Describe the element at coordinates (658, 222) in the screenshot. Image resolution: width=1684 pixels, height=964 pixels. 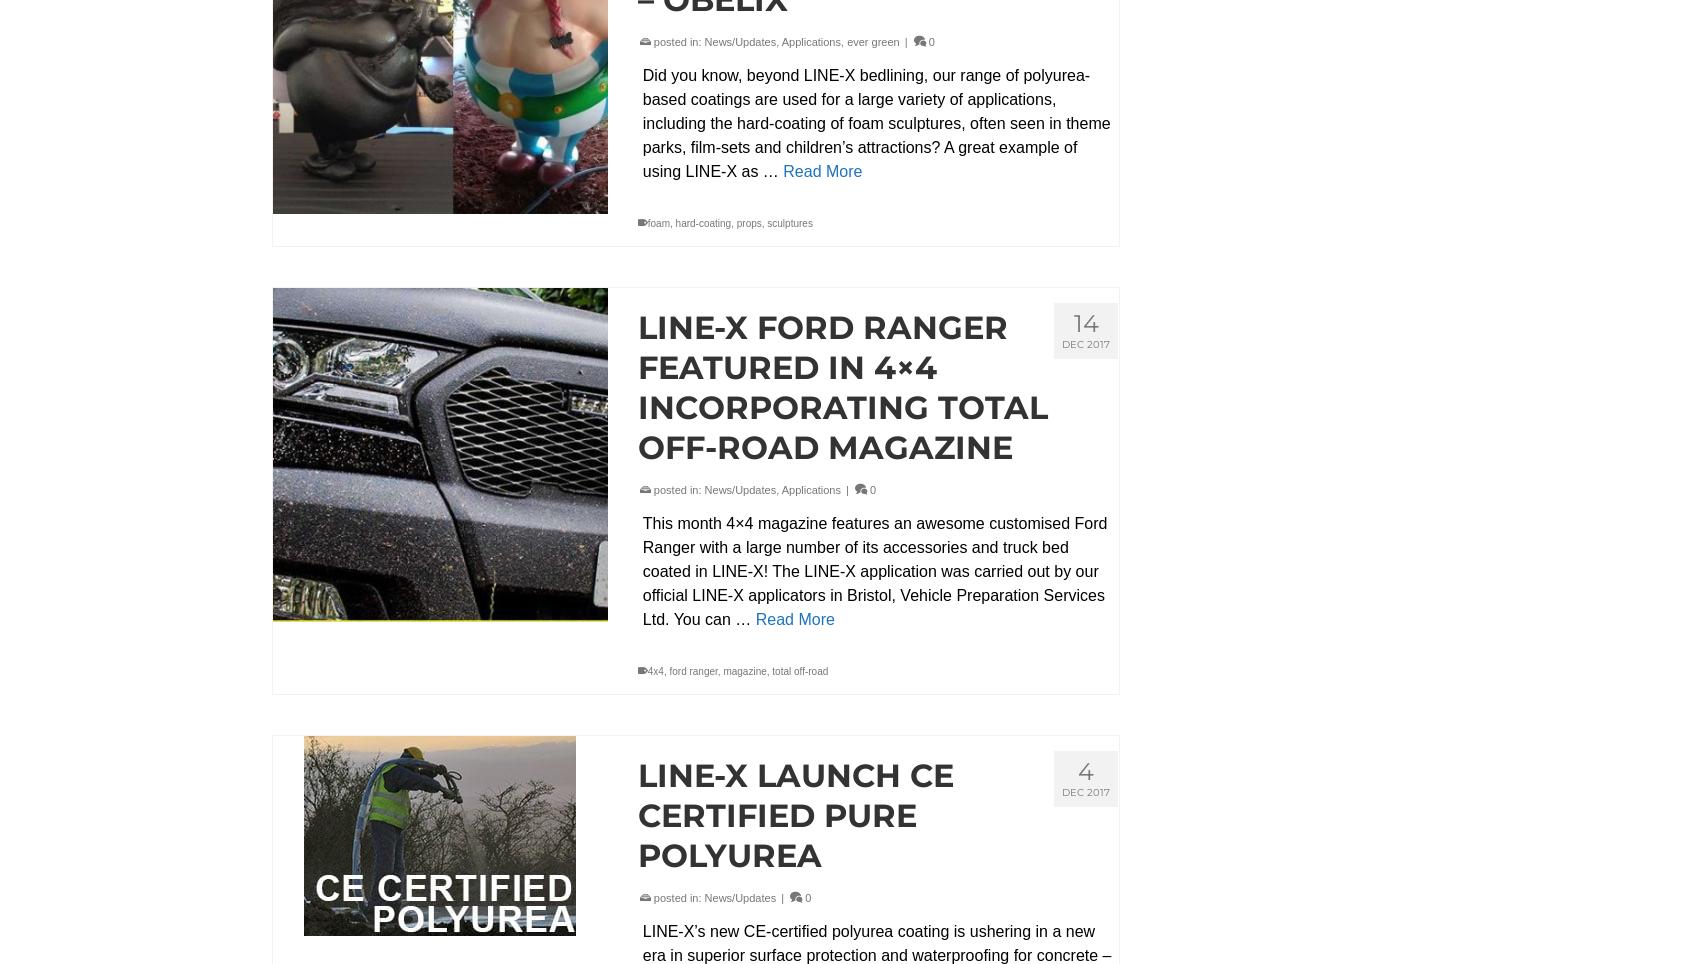
I see `'foam'` at that location.